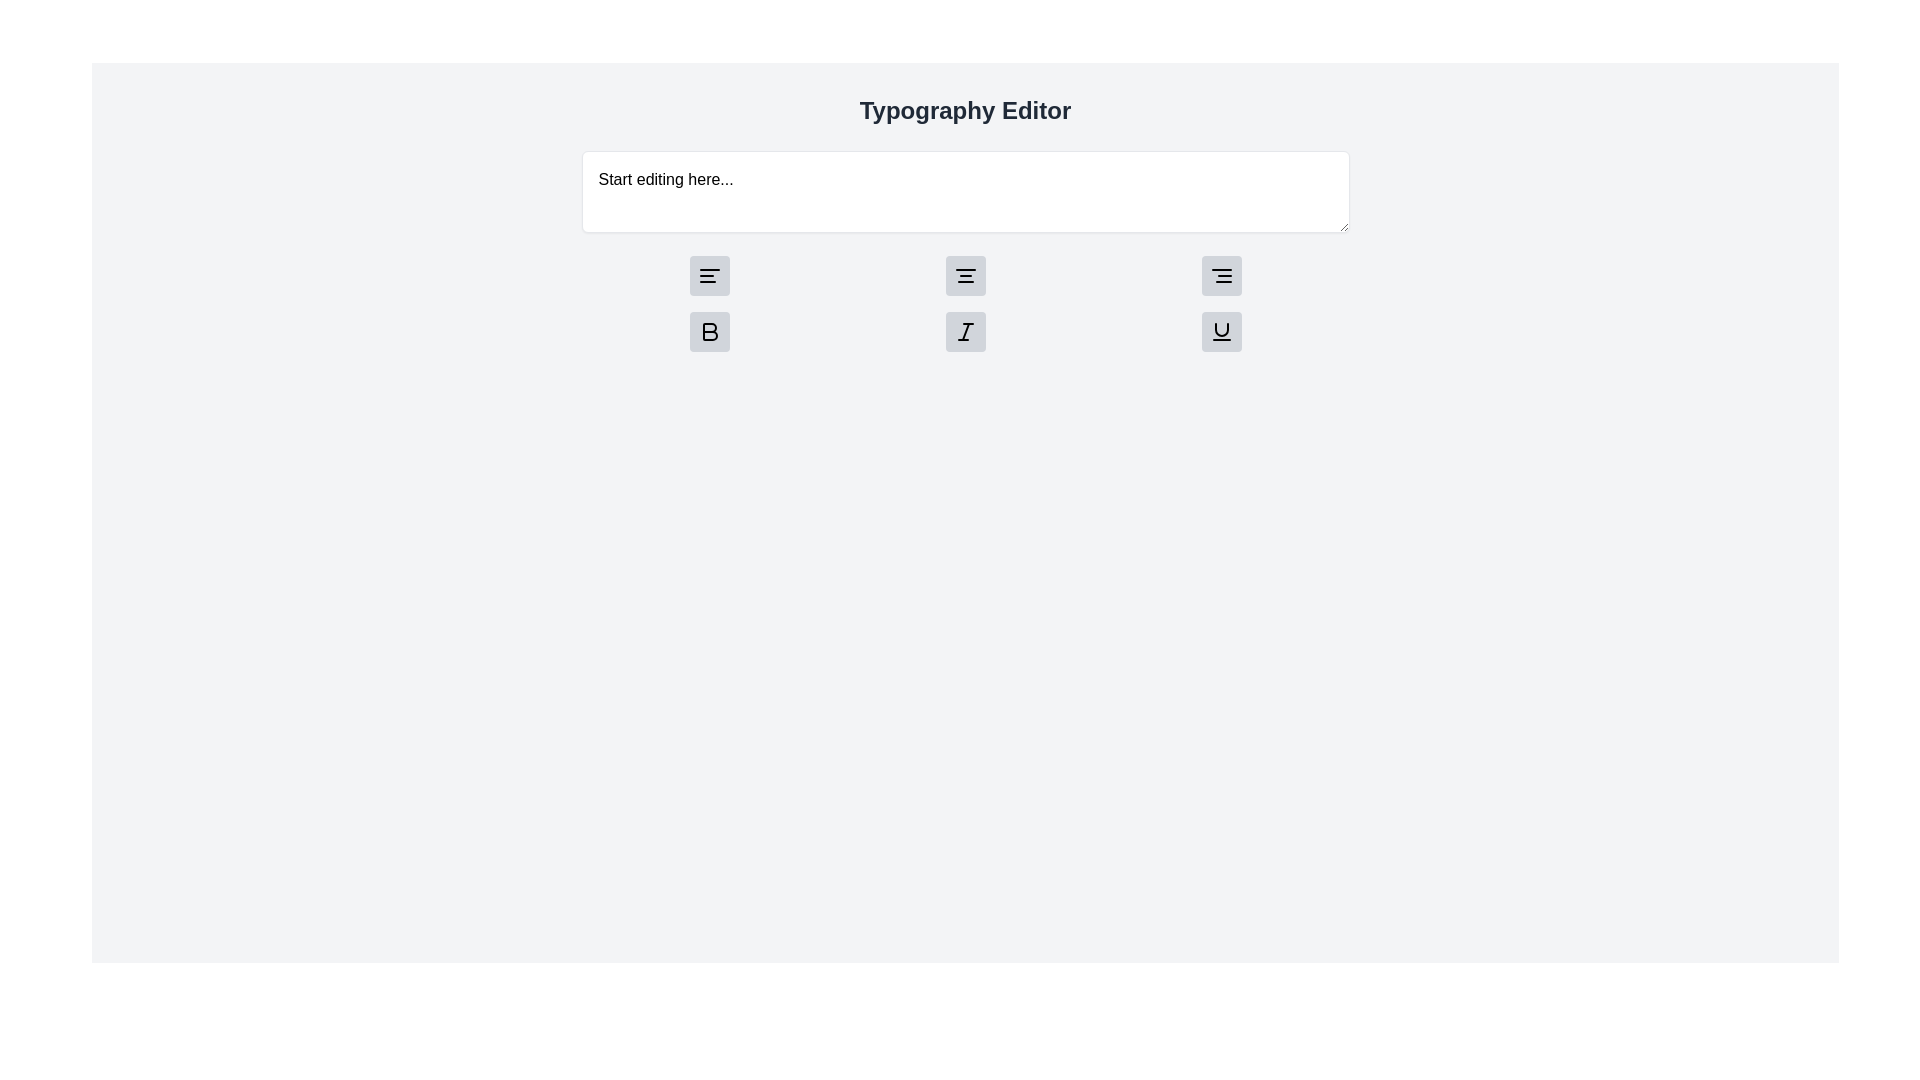 The width and height of the screenshot is (1920, 1080). I want to click on the 'Right Text Alignment' icon button located, so click(1220, 276).